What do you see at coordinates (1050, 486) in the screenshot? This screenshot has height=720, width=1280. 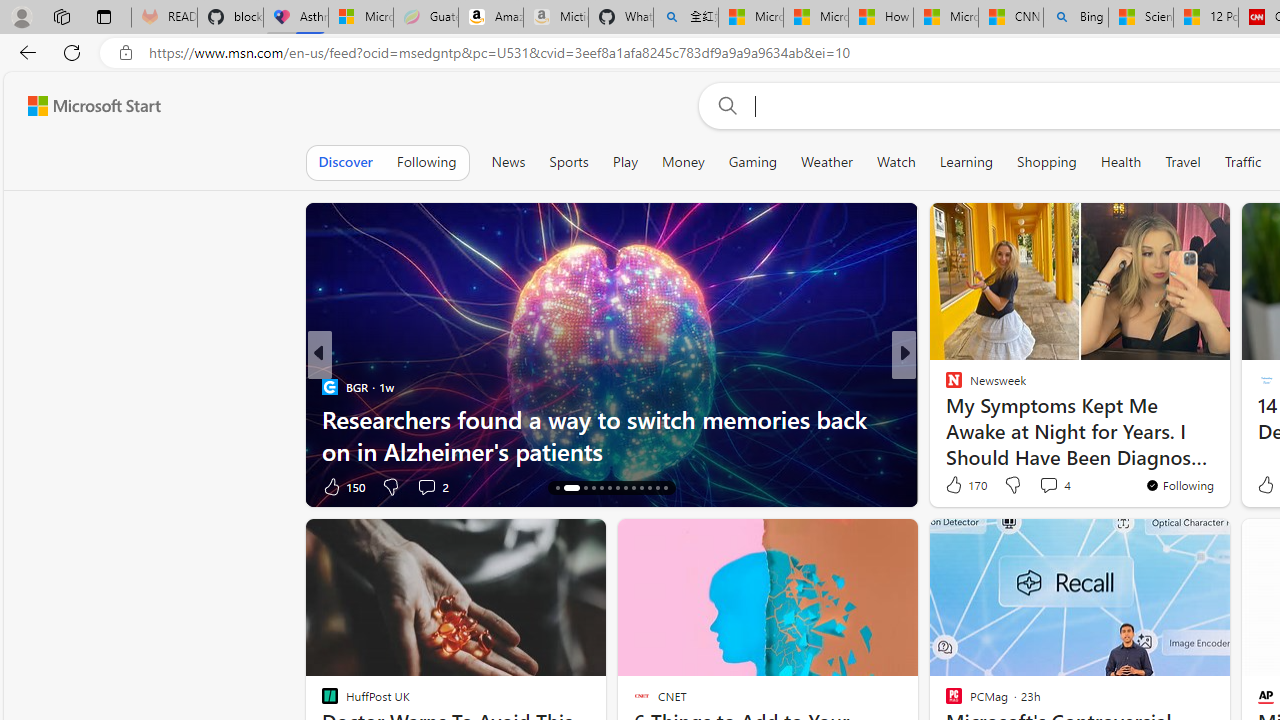 I see `'View comments 34 Comment'` at bounding box center [1050, 486].